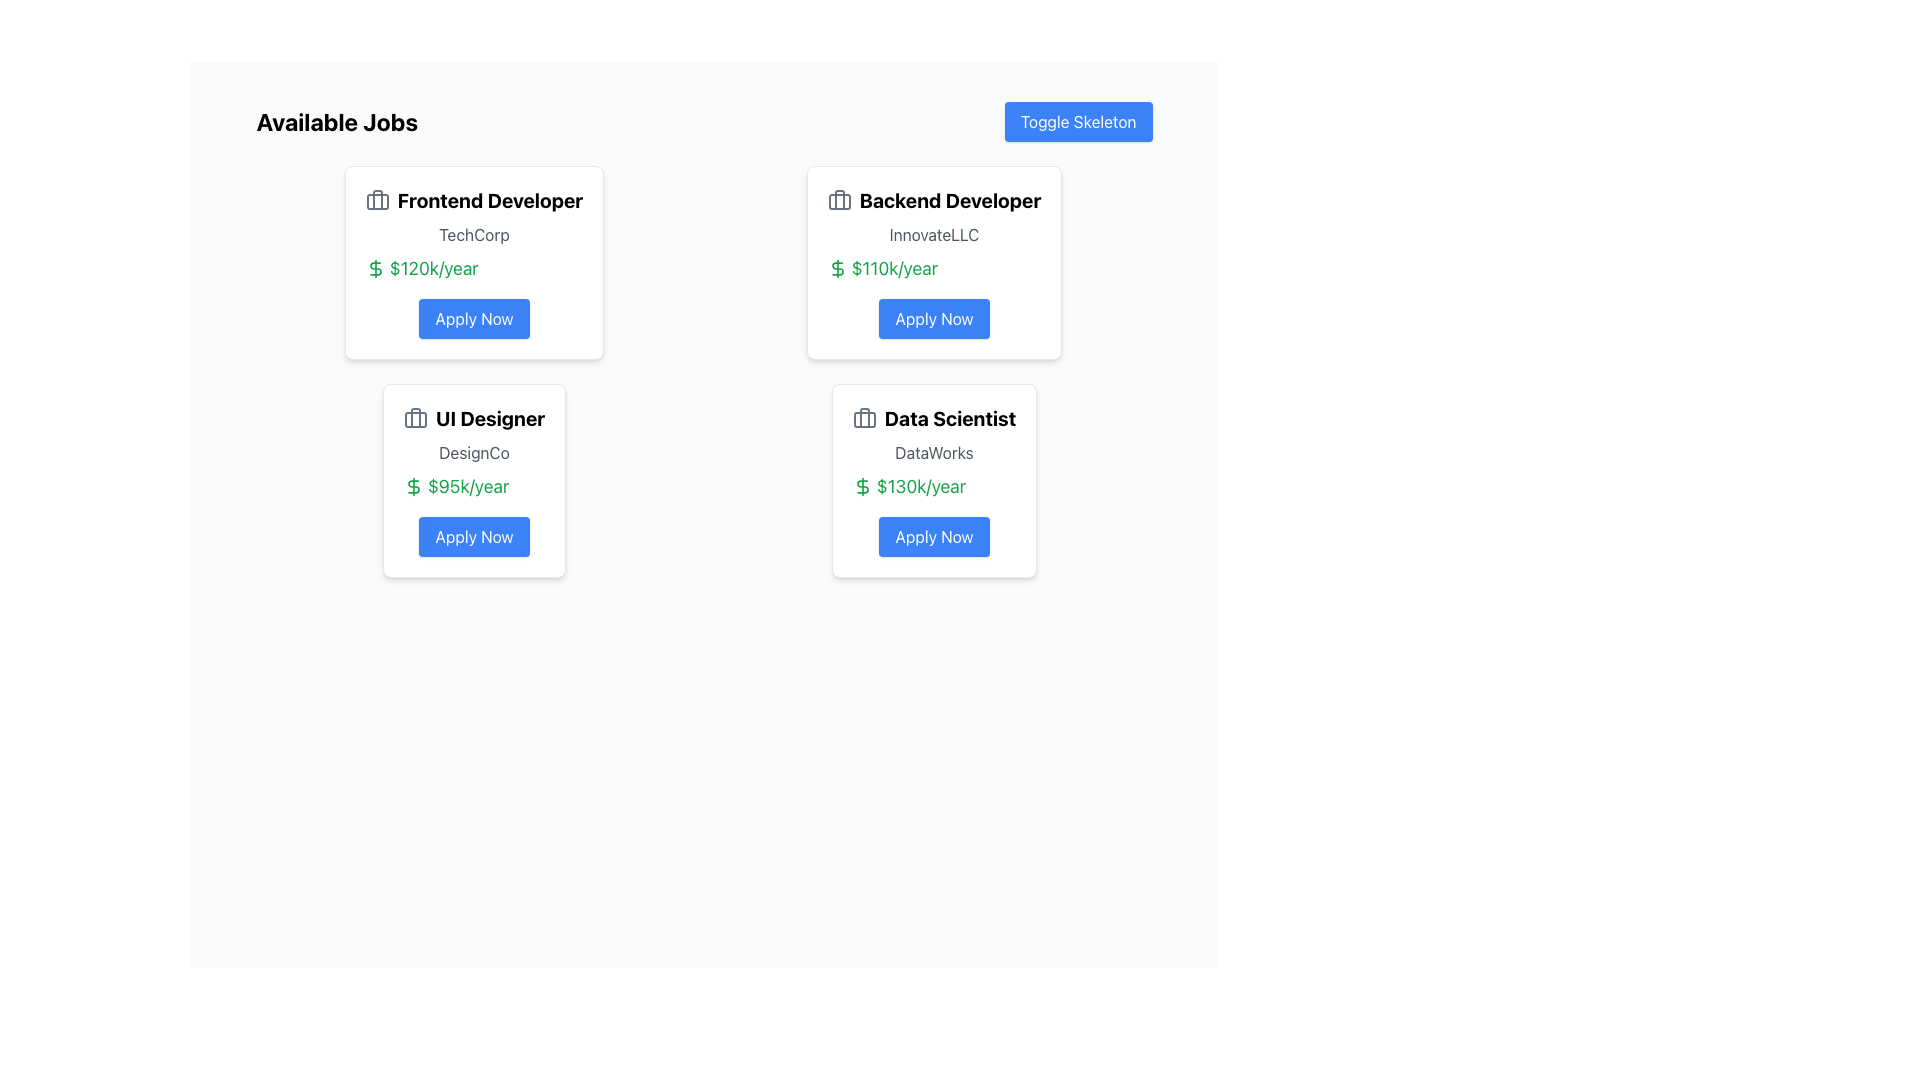 The height and width of the screenshot is (1080, 1920). Describe the element at coordinates (473, 268) in the screenshot. I see `the Text Label displaying the salary '$120k/year' in the job listing card for 'Frontend Developer' at TechCorp, which is located below the company name and above the 'Apply Now' button` at that location.